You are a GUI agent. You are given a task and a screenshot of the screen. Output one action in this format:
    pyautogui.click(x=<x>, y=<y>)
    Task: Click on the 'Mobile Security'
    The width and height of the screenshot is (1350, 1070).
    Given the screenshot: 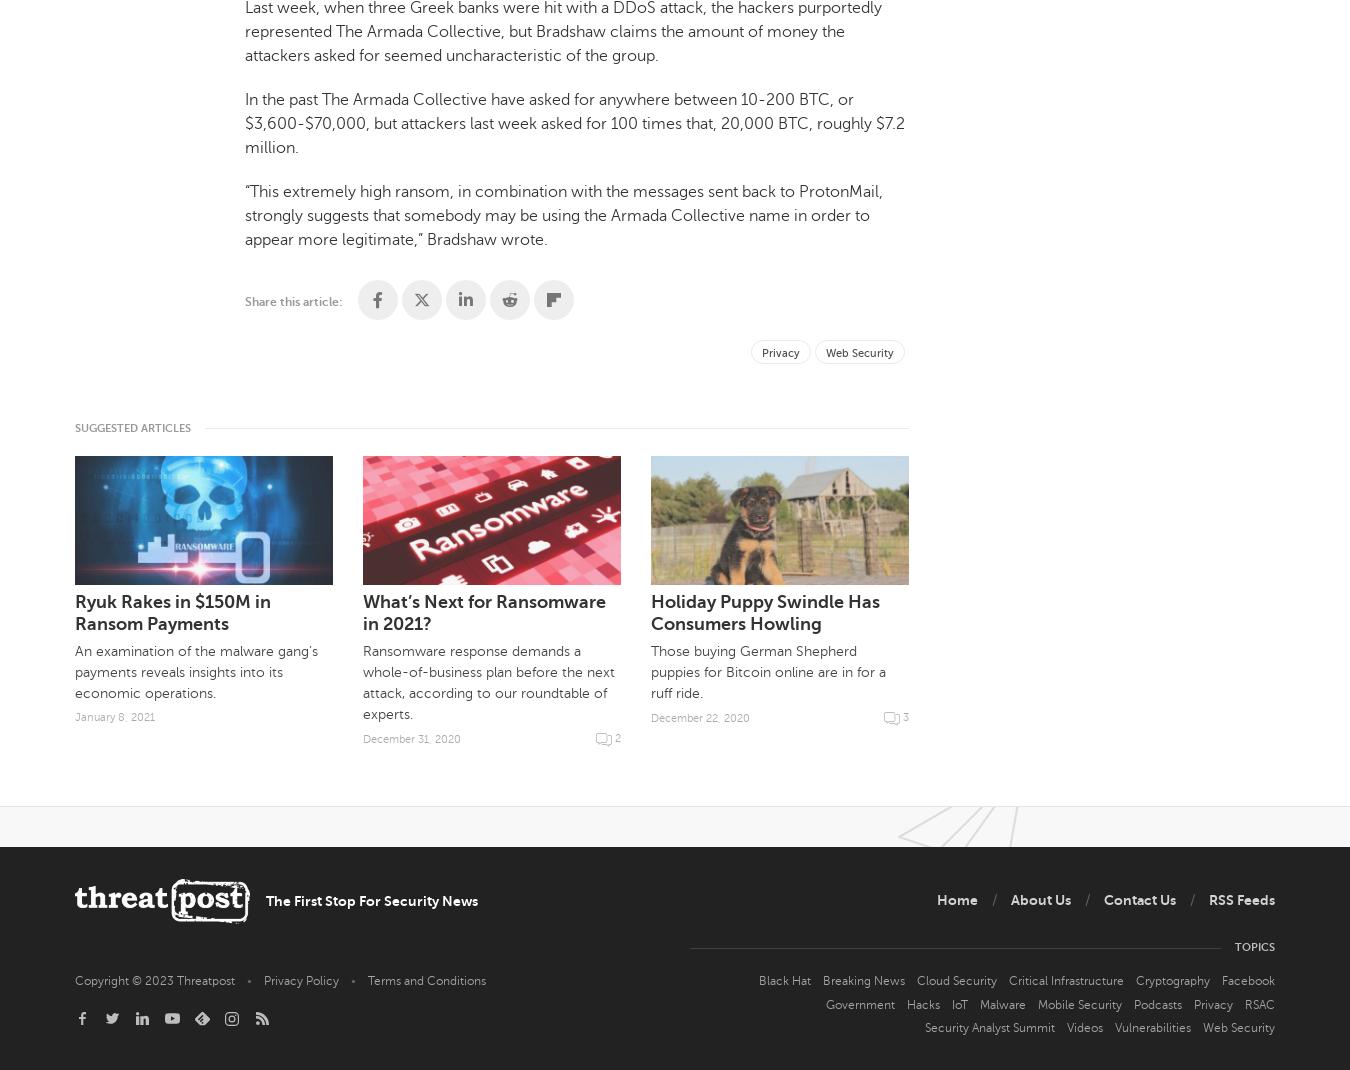 What is the action you would take?
    pyautogui.click(x=1080, y=1003)
    